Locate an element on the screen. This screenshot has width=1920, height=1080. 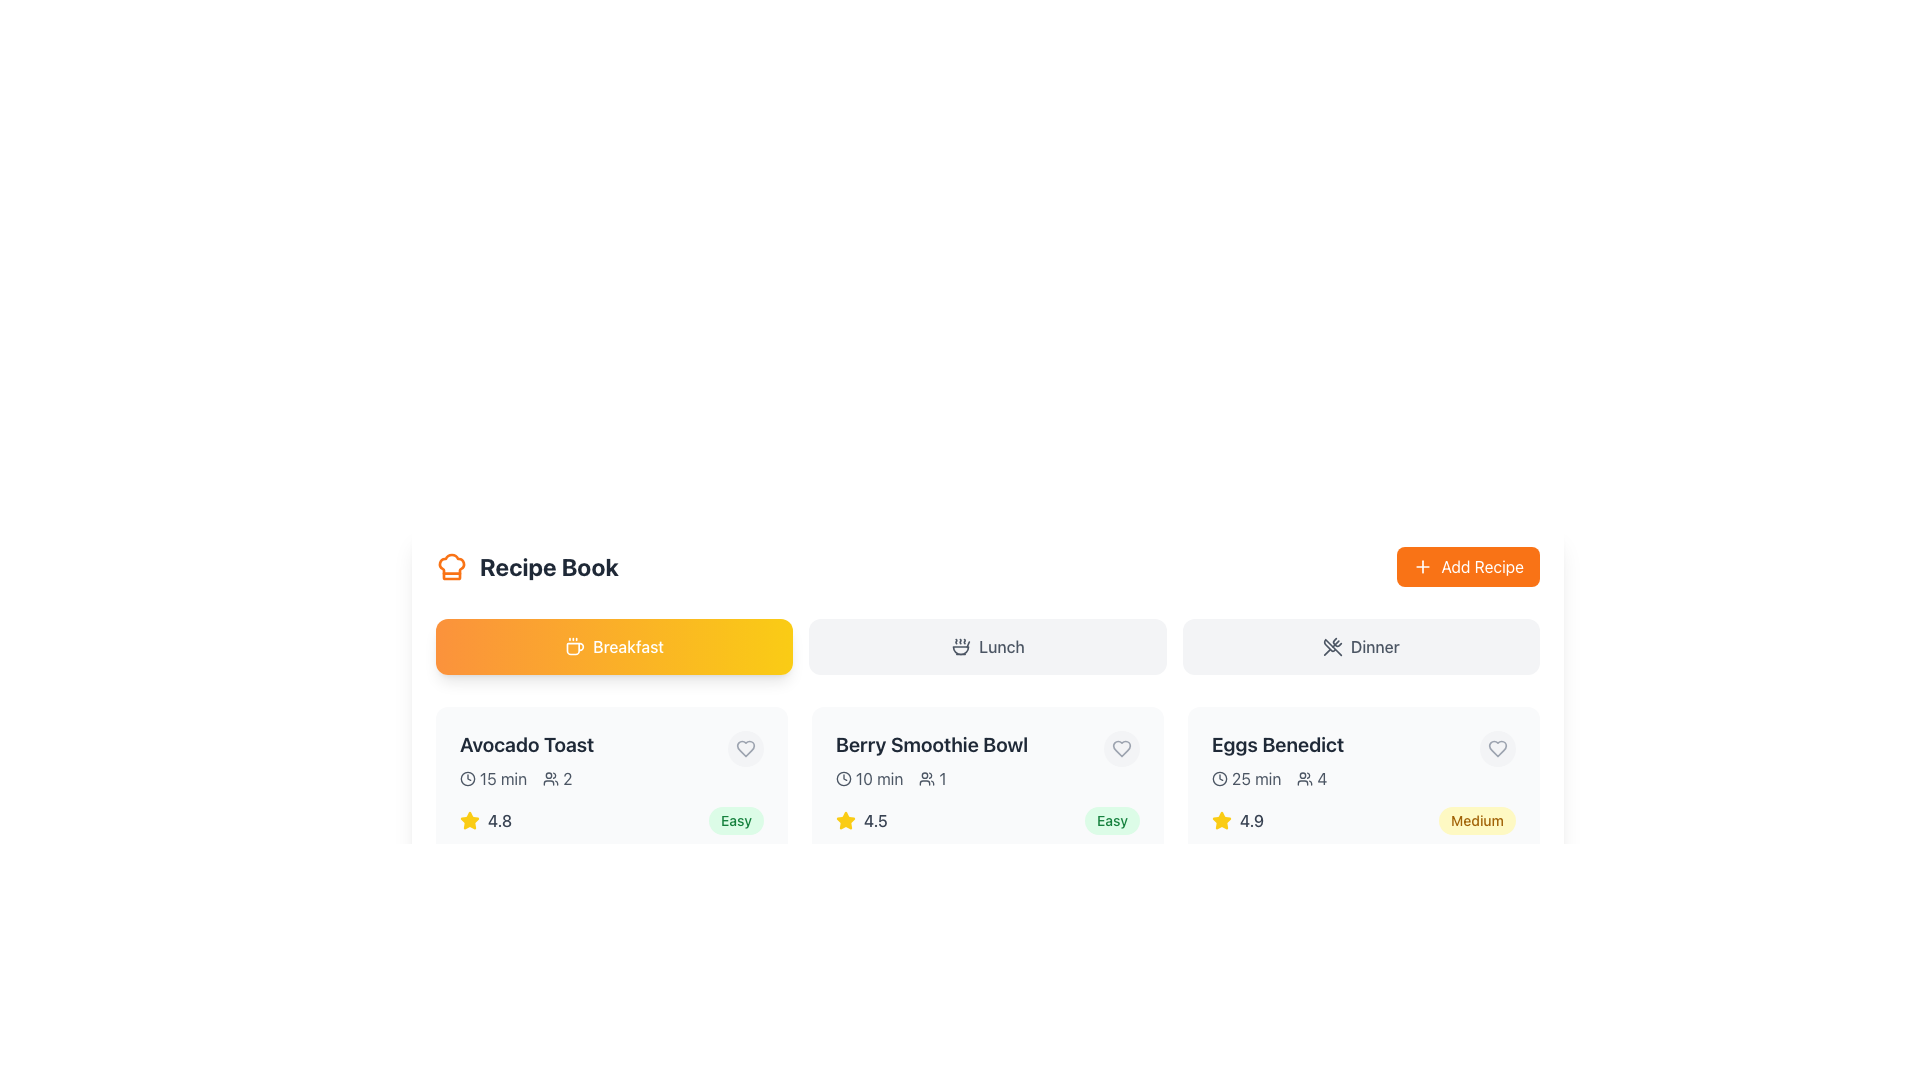
the static text label indicating the number of servings for the 'Avocado Toast' menu item, which is located to the right of the user icon and below the 'Breakfast' category is located at coordinates (557, 778).